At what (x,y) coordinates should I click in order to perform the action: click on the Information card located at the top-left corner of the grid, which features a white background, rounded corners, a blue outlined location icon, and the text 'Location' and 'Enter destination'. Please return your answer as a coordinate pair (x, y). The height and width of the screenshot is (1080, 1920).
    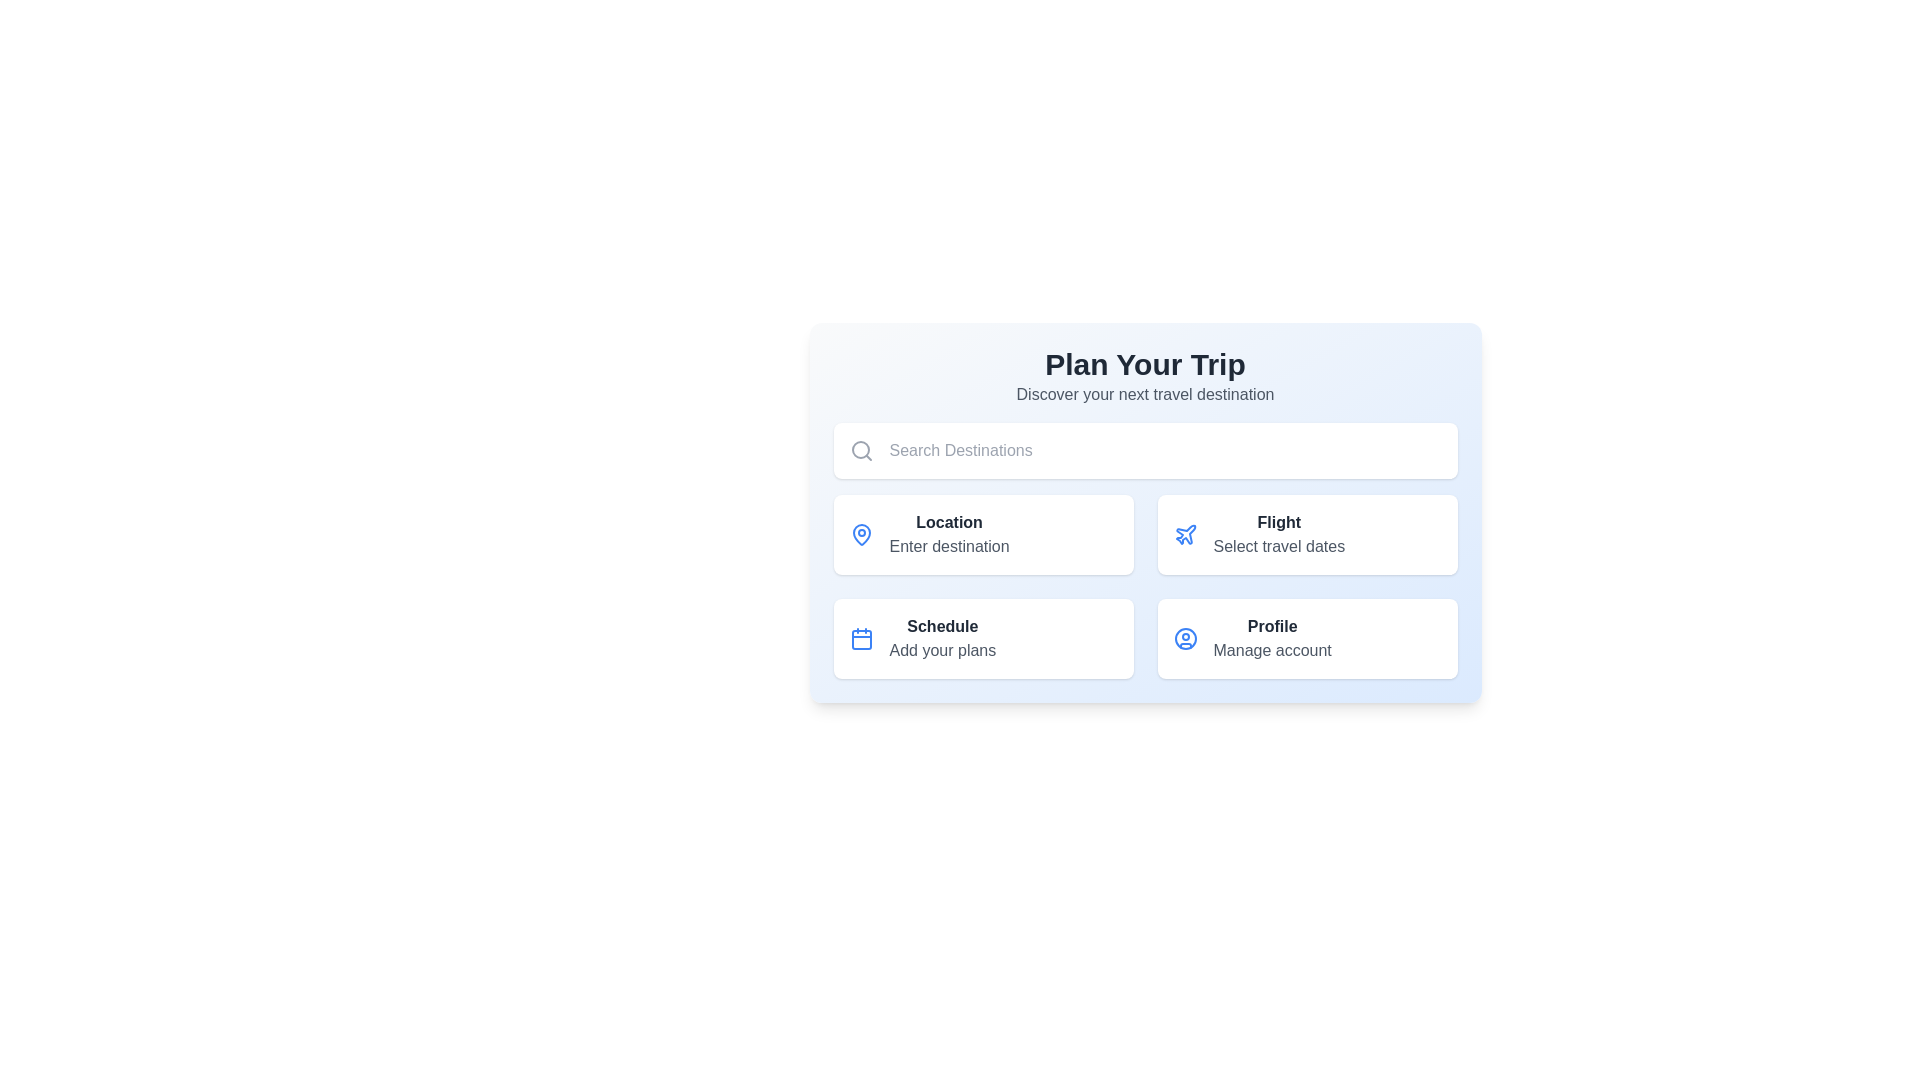
    Looking at the image, I should click on (983, 534).